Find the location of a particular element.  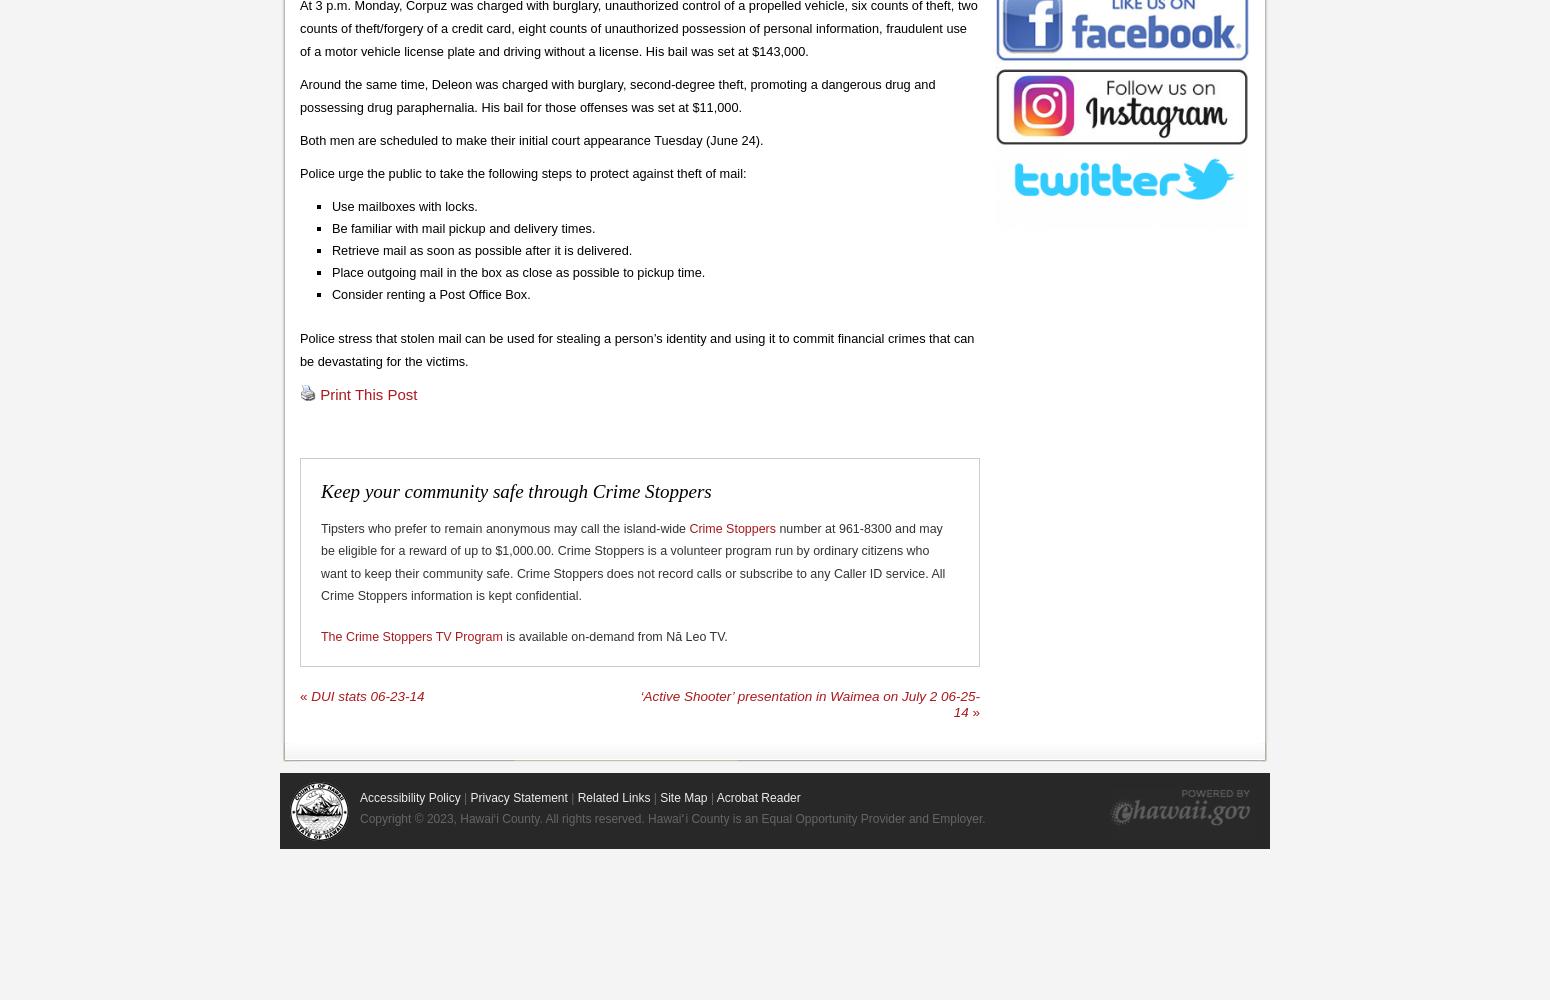

'number at 961-8300 and may be eligible for a reward of up to $1,000.00. Crime Stoppers is a volunteer program run by ordinary citizens who want to keep their community safe. Crime Stoppers does not record calls or subscribe to any Caller ID service. All Crime Stoppers information is kept confidential.' is located at coordinates (632, 562).